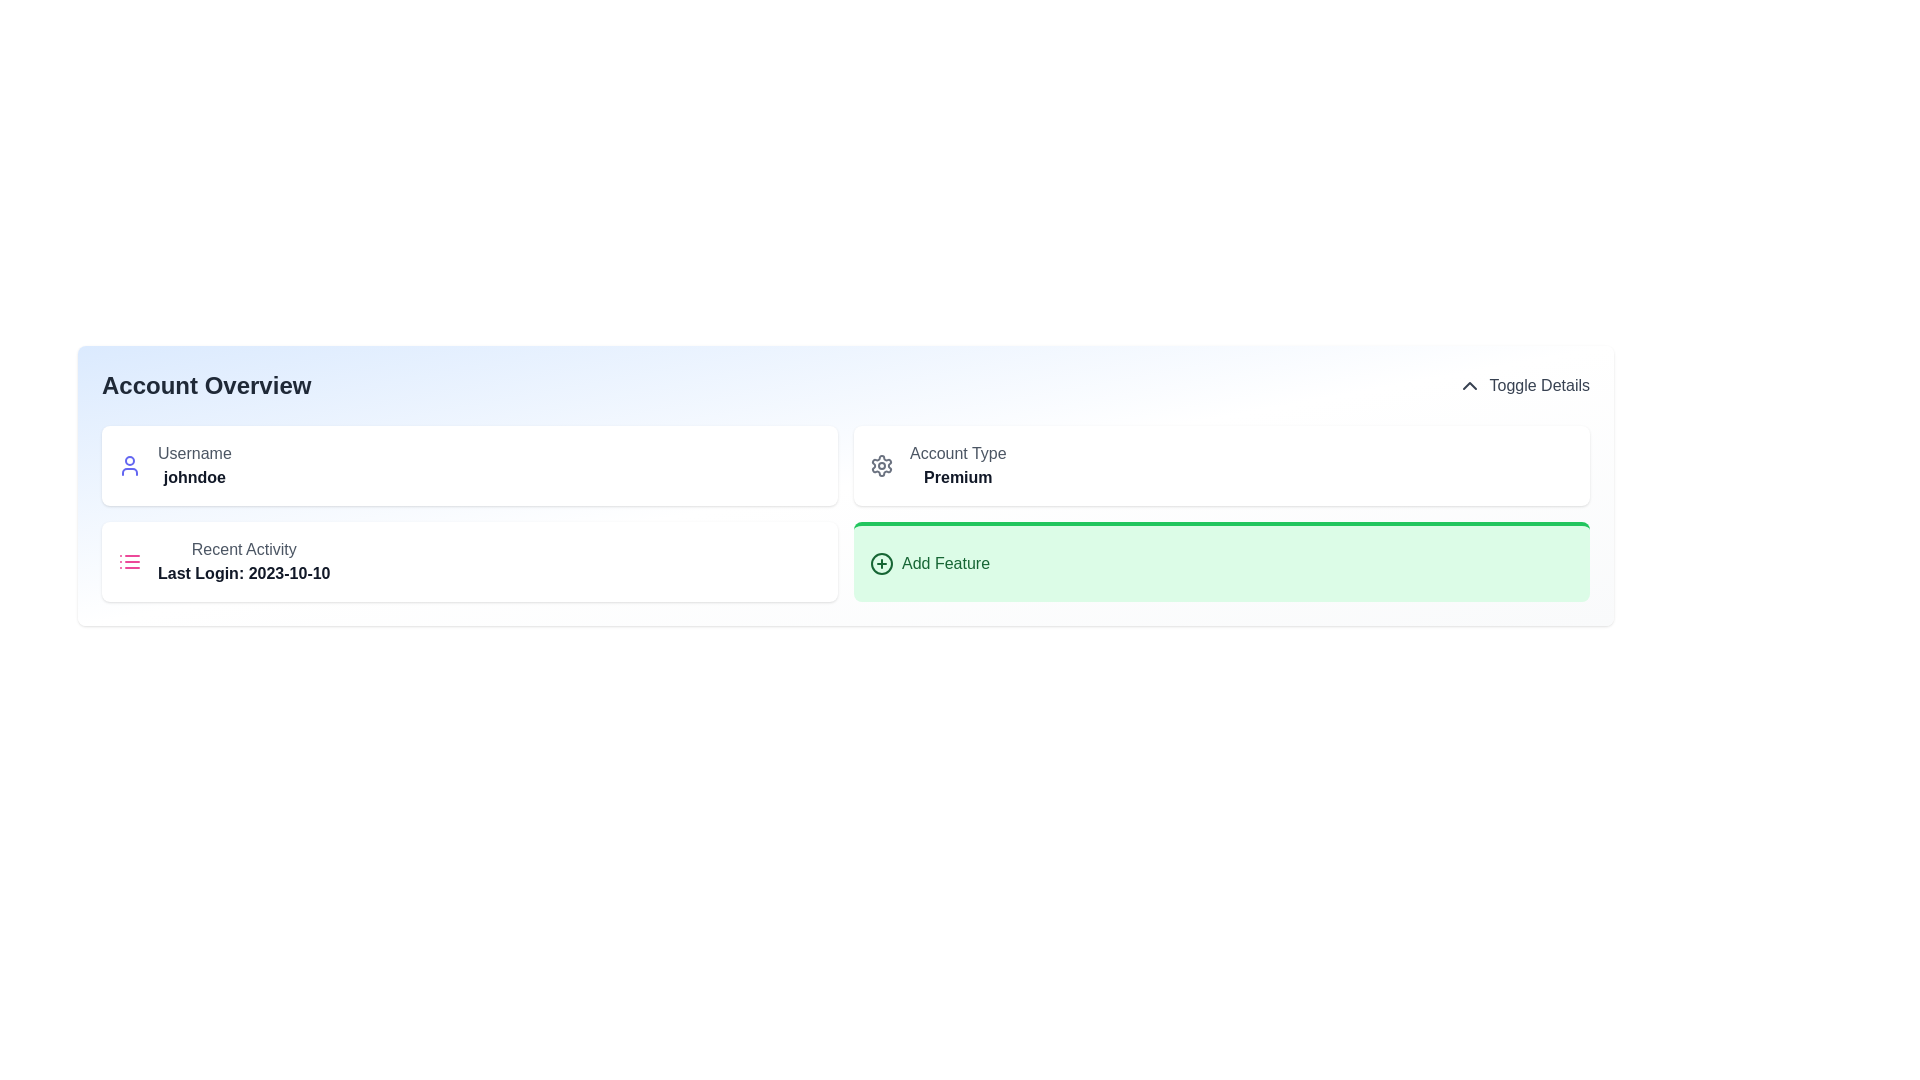 The width and height of the screenshot is (1920, 1080). Describe the element at coordinates (243, 550) in the screenshot. I see `the 'Recent Activity' text label, which is styled in medium gray font and positioned above the 'Last Login' text within the 'Account Overview' panel` at that location.